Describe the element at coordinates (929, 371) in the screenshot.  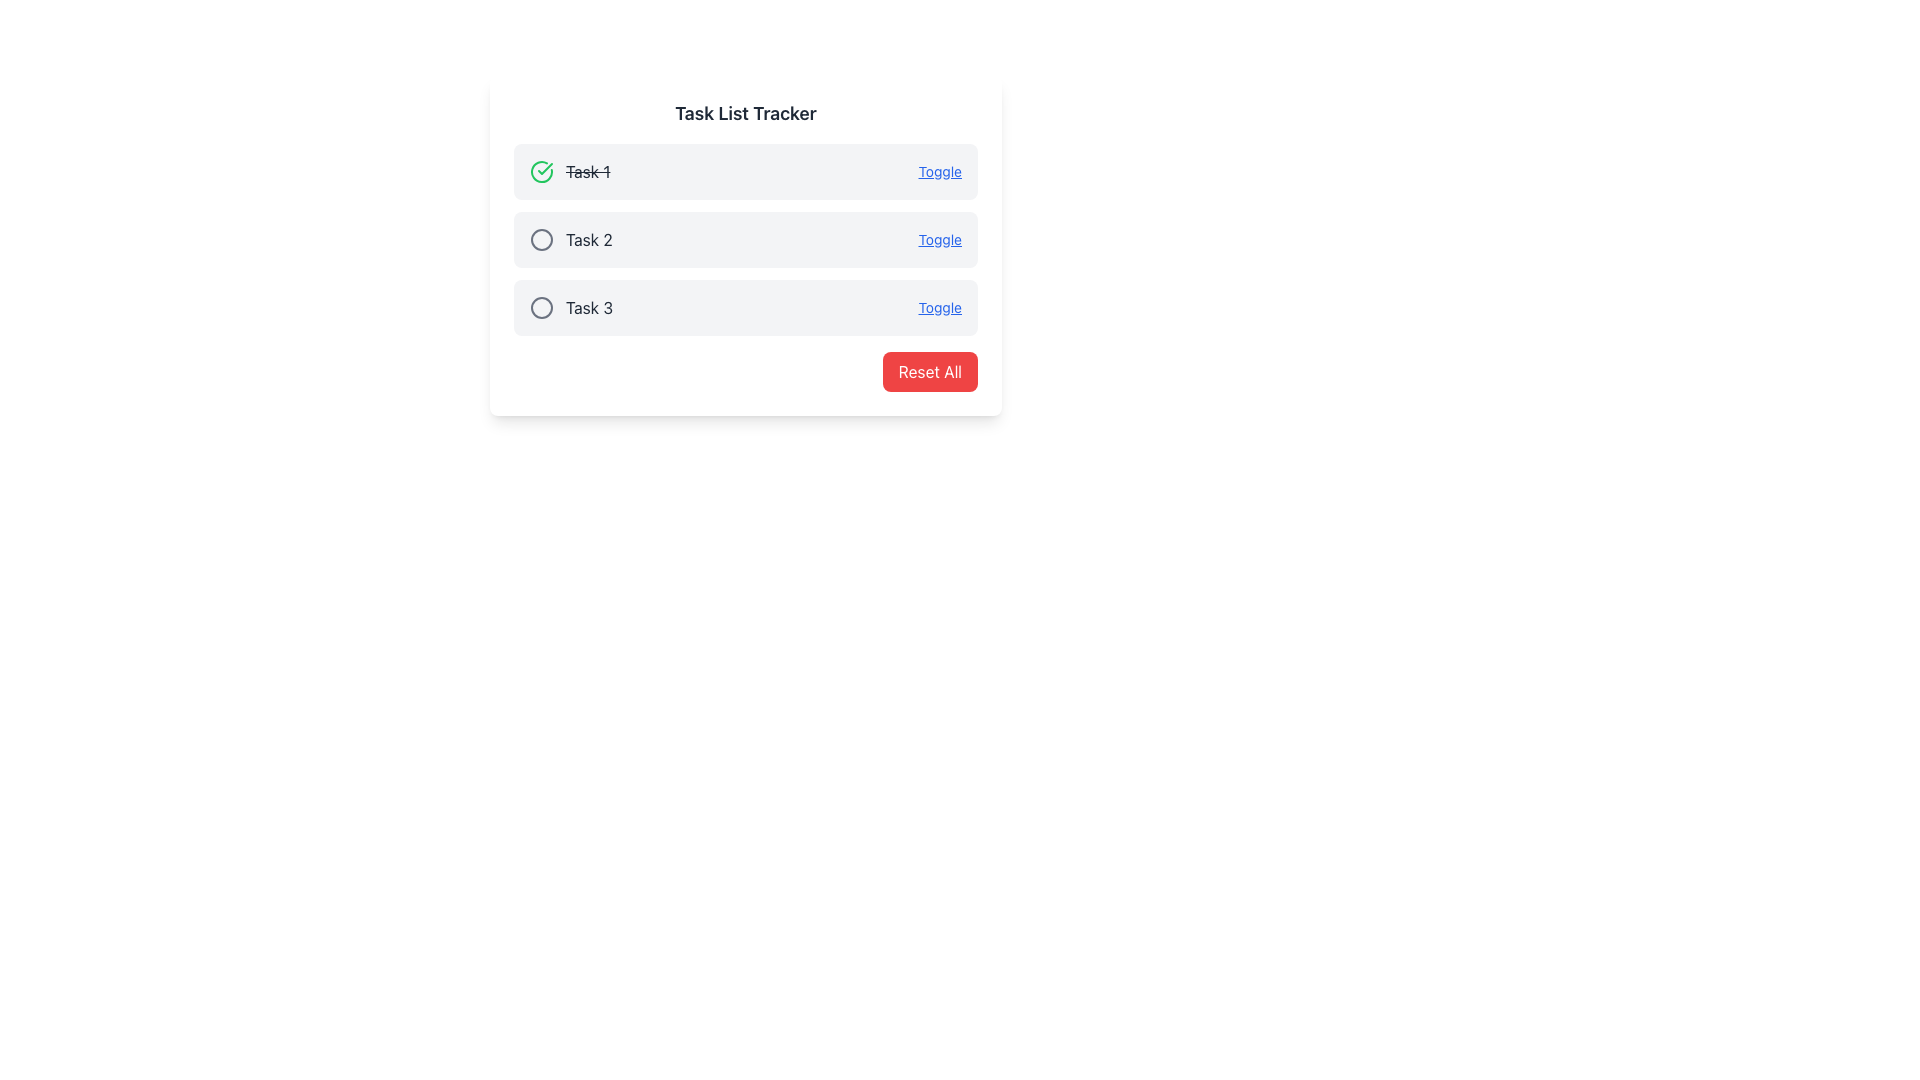
I see `the red 'Reset All' button located at the bottom-right section of the interface to reset all tasks` at that location.